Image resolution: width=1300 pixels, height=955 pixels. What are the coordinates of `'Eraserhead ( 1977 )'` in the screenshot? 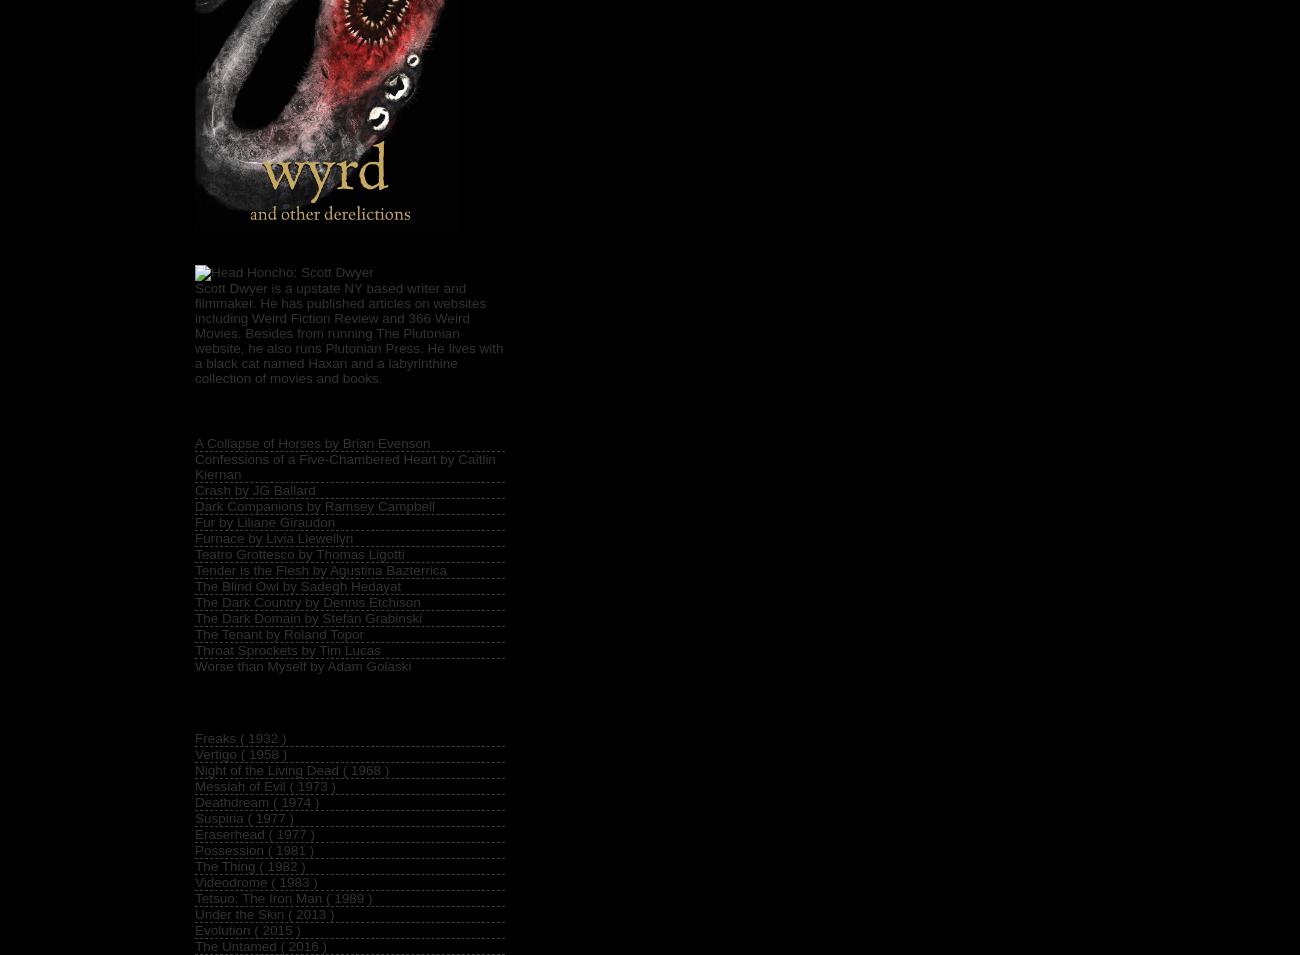 It's located at (195, 833).